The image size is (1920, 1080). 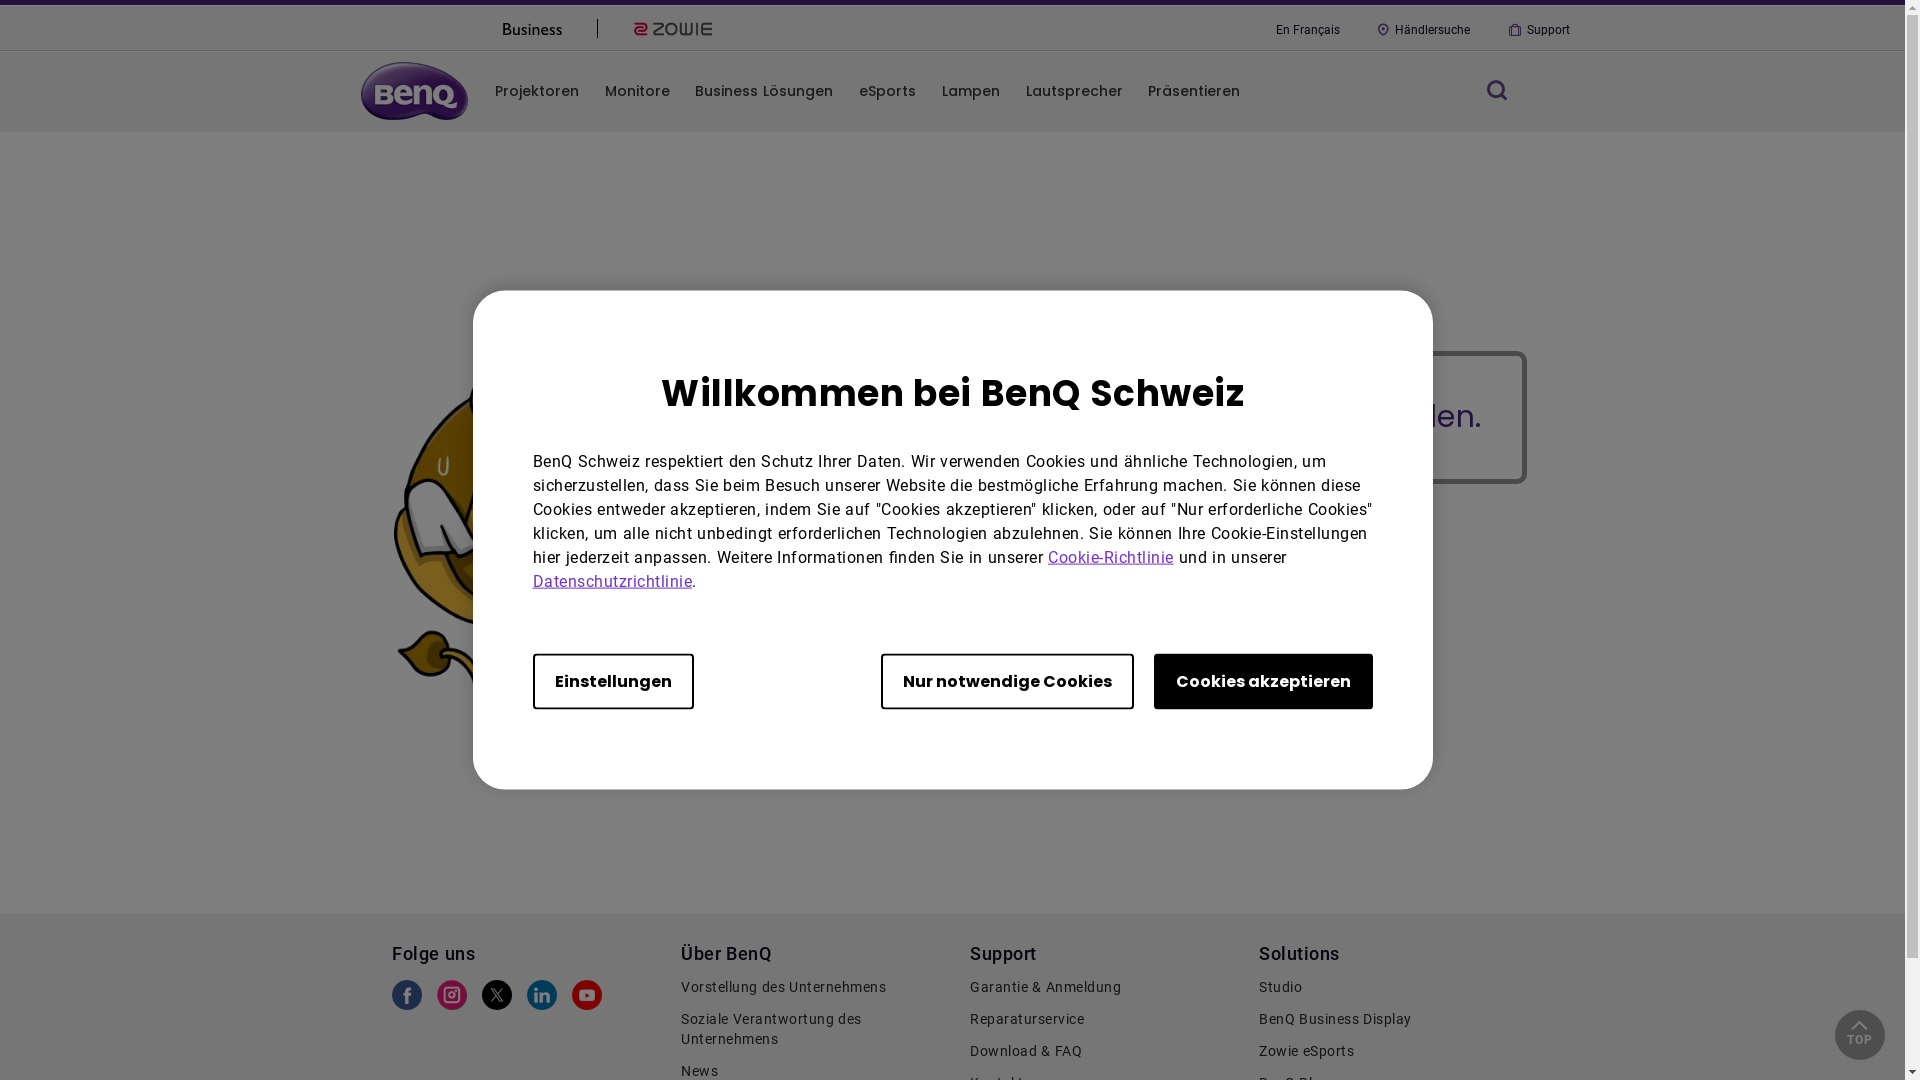 What do you see at coordinates (1262, 680) in the screenshot?
I see `'Cookies akzeptieren'` at bounding box center [1262, 680].